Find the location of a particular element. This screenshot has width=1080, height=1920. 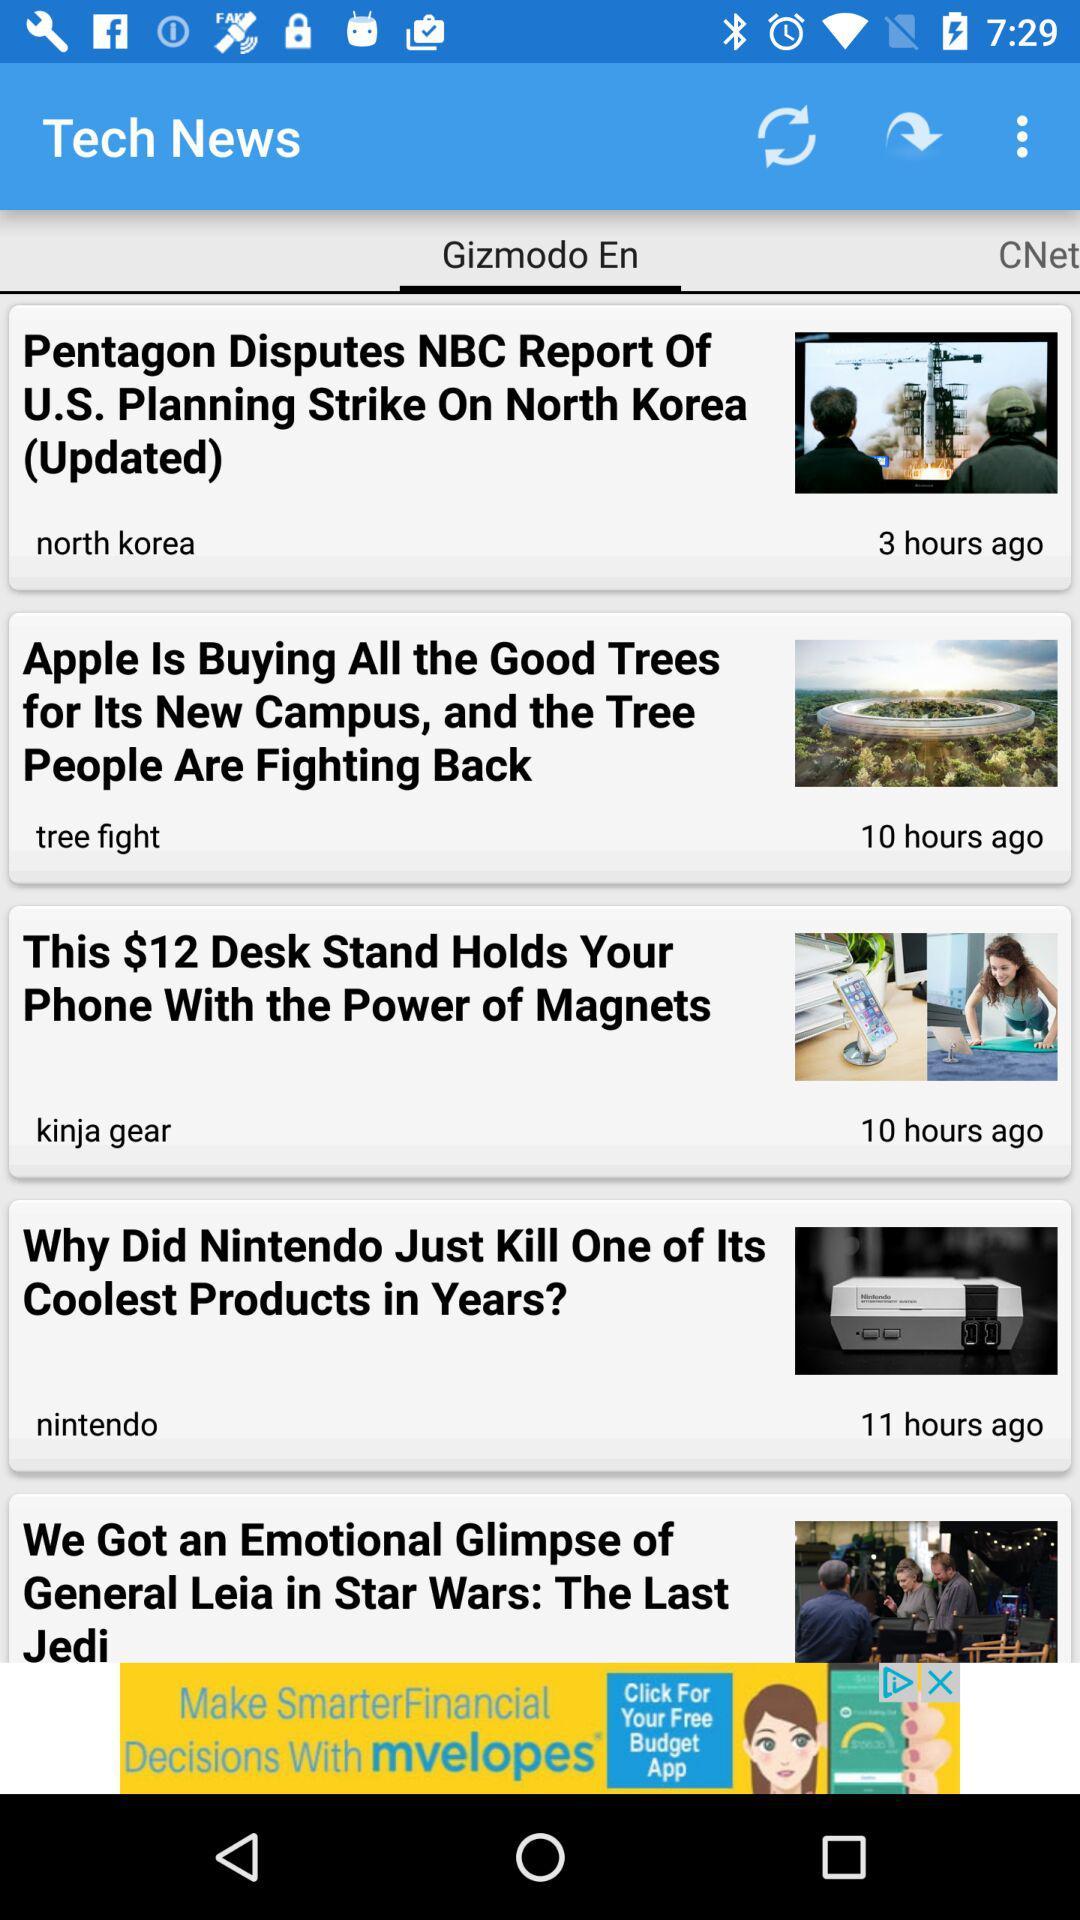

advertisement free budget app is located at coordinates (540, 1727).